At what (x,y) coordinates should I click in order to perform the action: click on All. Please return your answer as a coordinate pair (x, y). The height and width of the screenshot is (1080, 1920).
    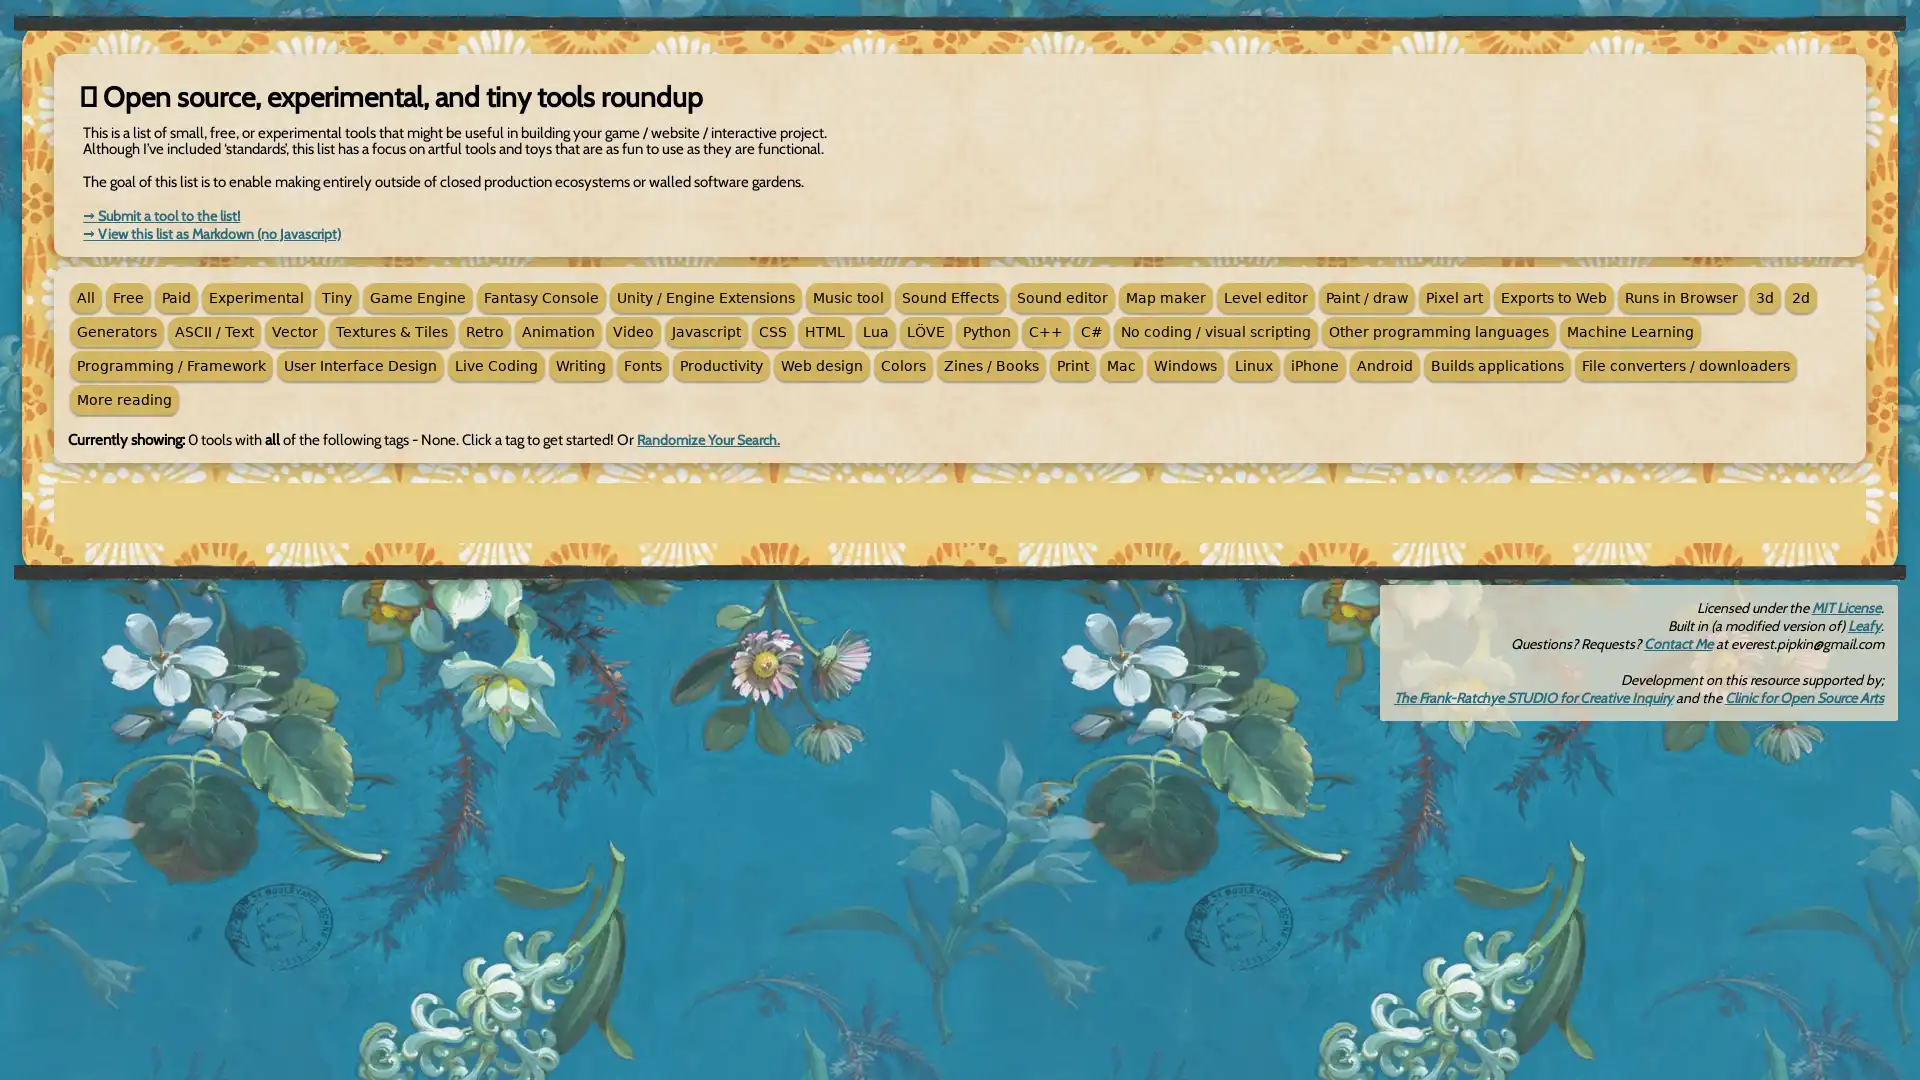
    Looking at the image, I should click on (85, 297).